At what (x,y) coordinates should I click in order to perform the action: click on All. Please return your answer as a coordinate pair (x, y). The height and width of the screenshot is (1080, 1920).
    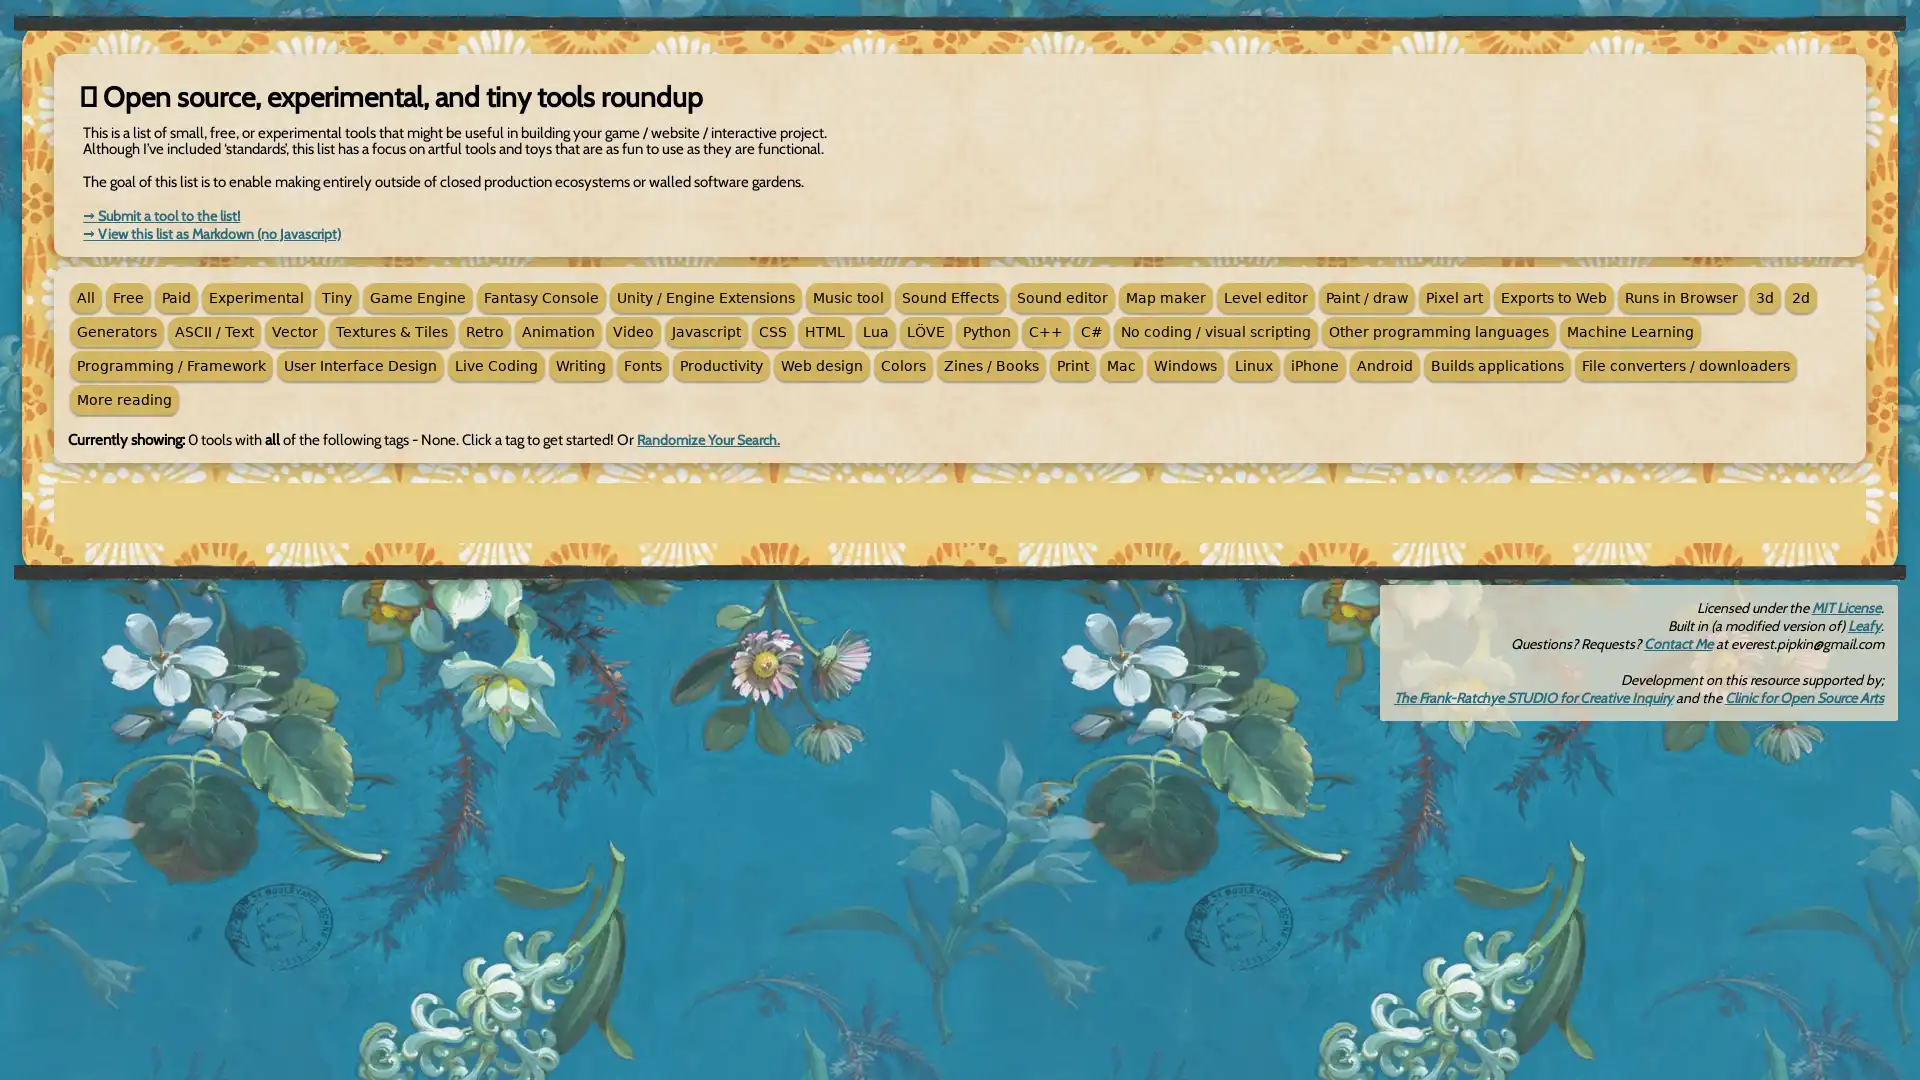
    Looking at the image, I should click on (85, 297).